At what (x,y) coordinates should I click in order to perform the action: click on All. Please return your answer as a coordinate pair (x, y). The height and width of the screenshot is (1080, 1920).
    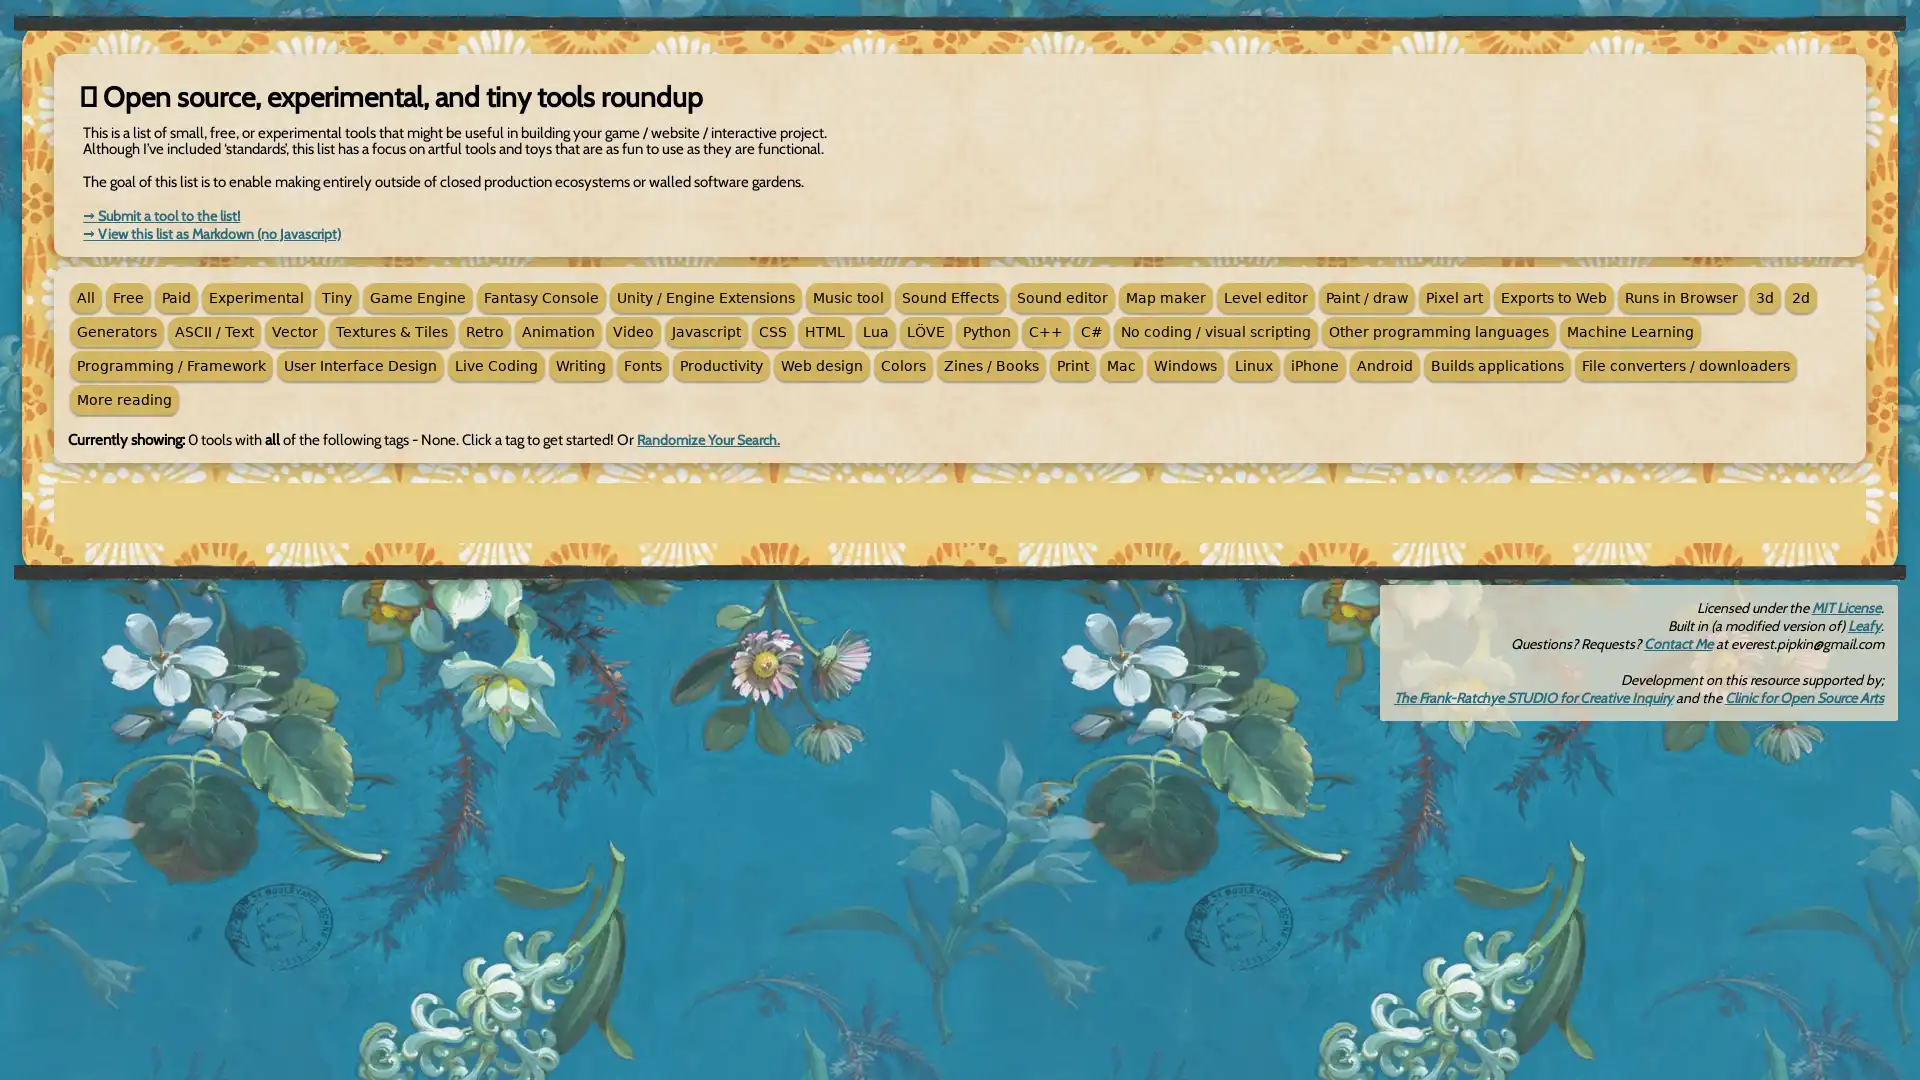
    Looking at the image, I should click on (85, 297).